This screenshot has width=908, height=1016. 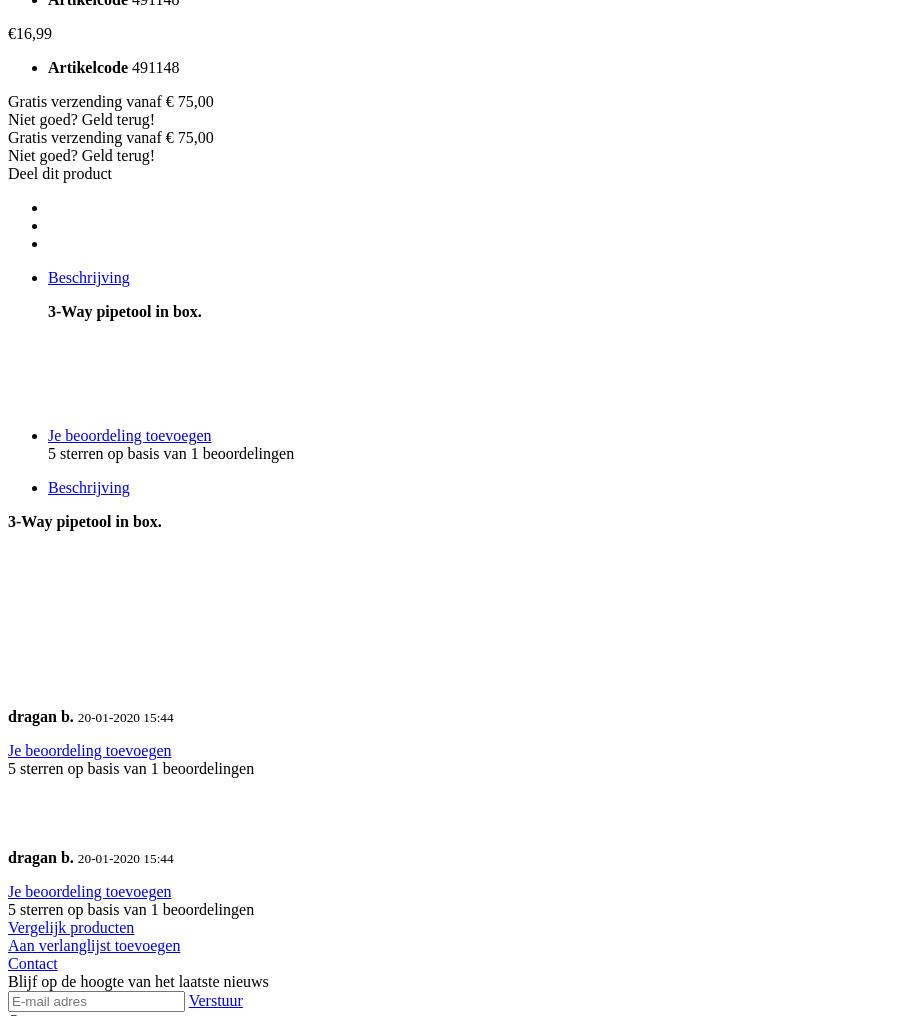 What do you see at coordinates (6, 963) in the screenshot?
I see `'Contact'` at bounding box center [6, 963].